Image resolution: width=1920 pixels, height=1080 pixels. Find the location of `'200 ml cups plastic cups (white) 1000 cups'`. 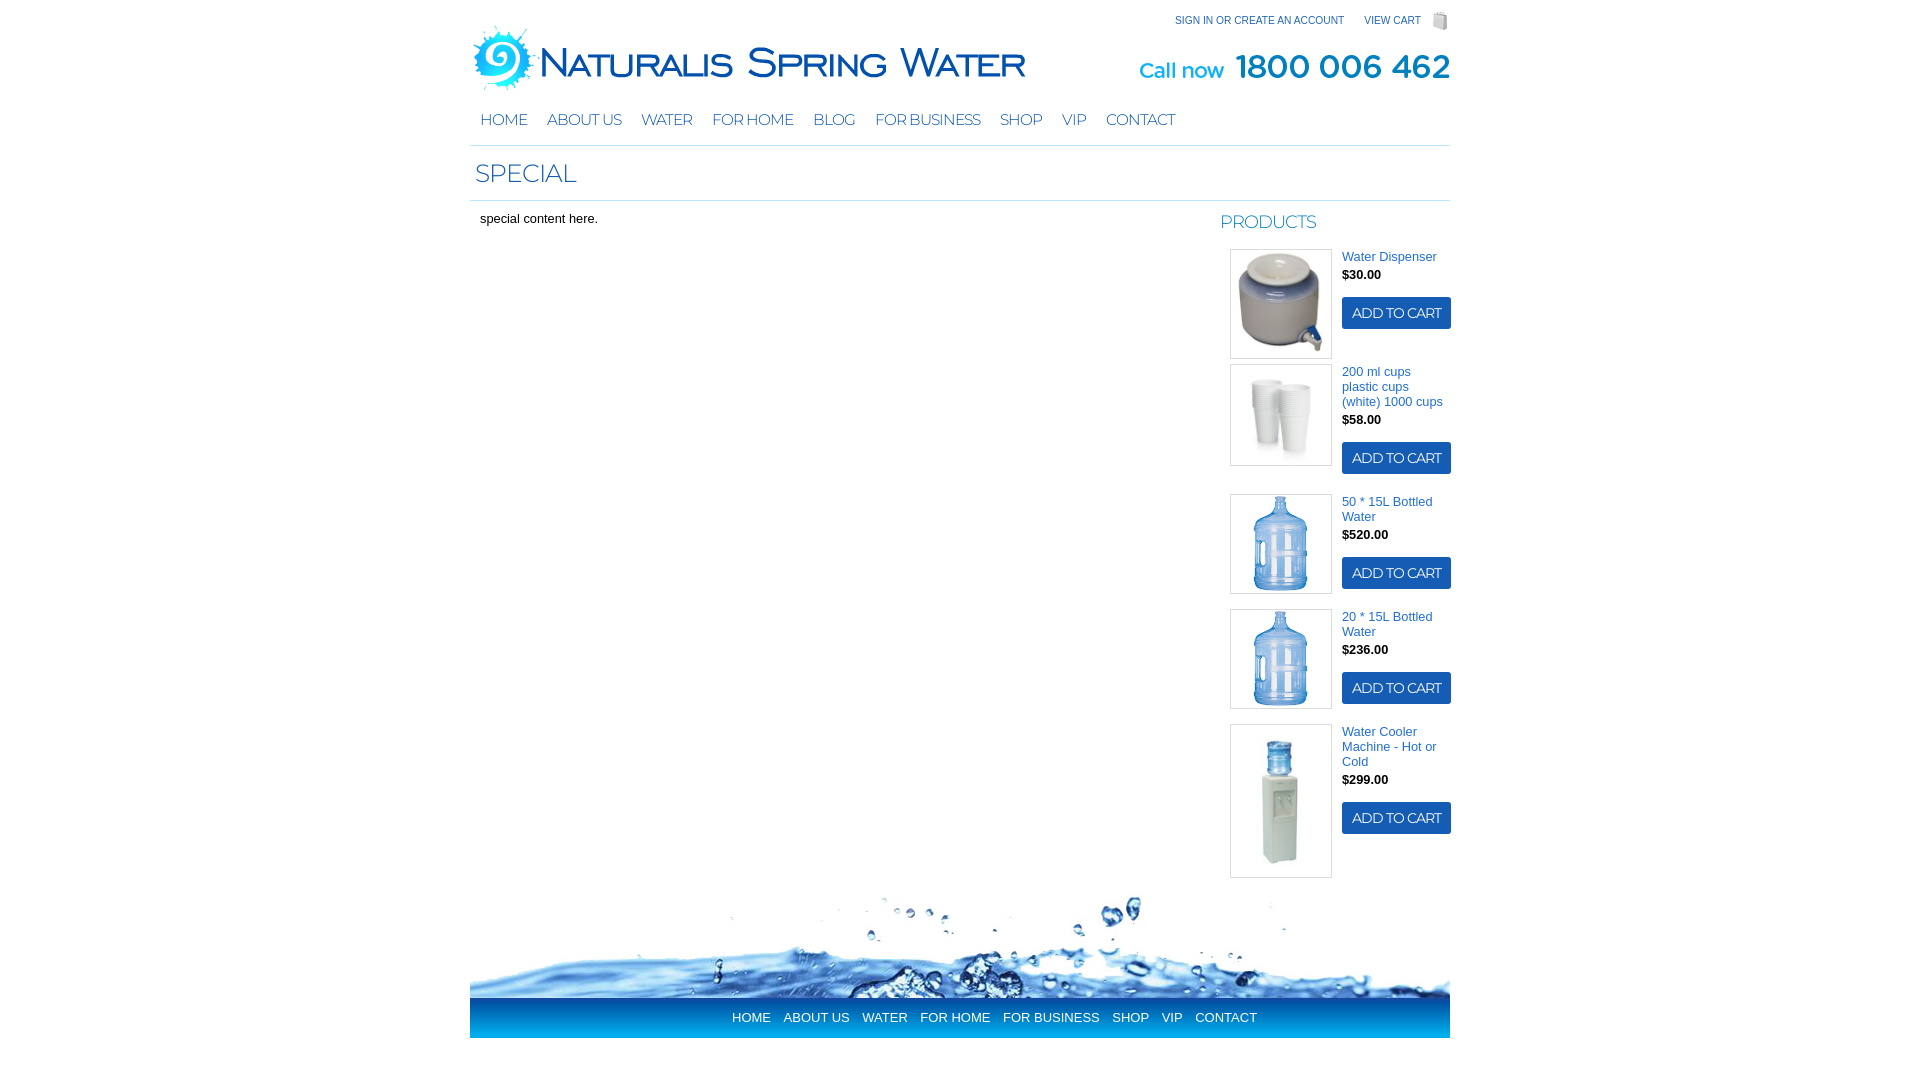

'200 ml cups plastic cups (white) 1000 cups' is located at coordinates (1391, 386).